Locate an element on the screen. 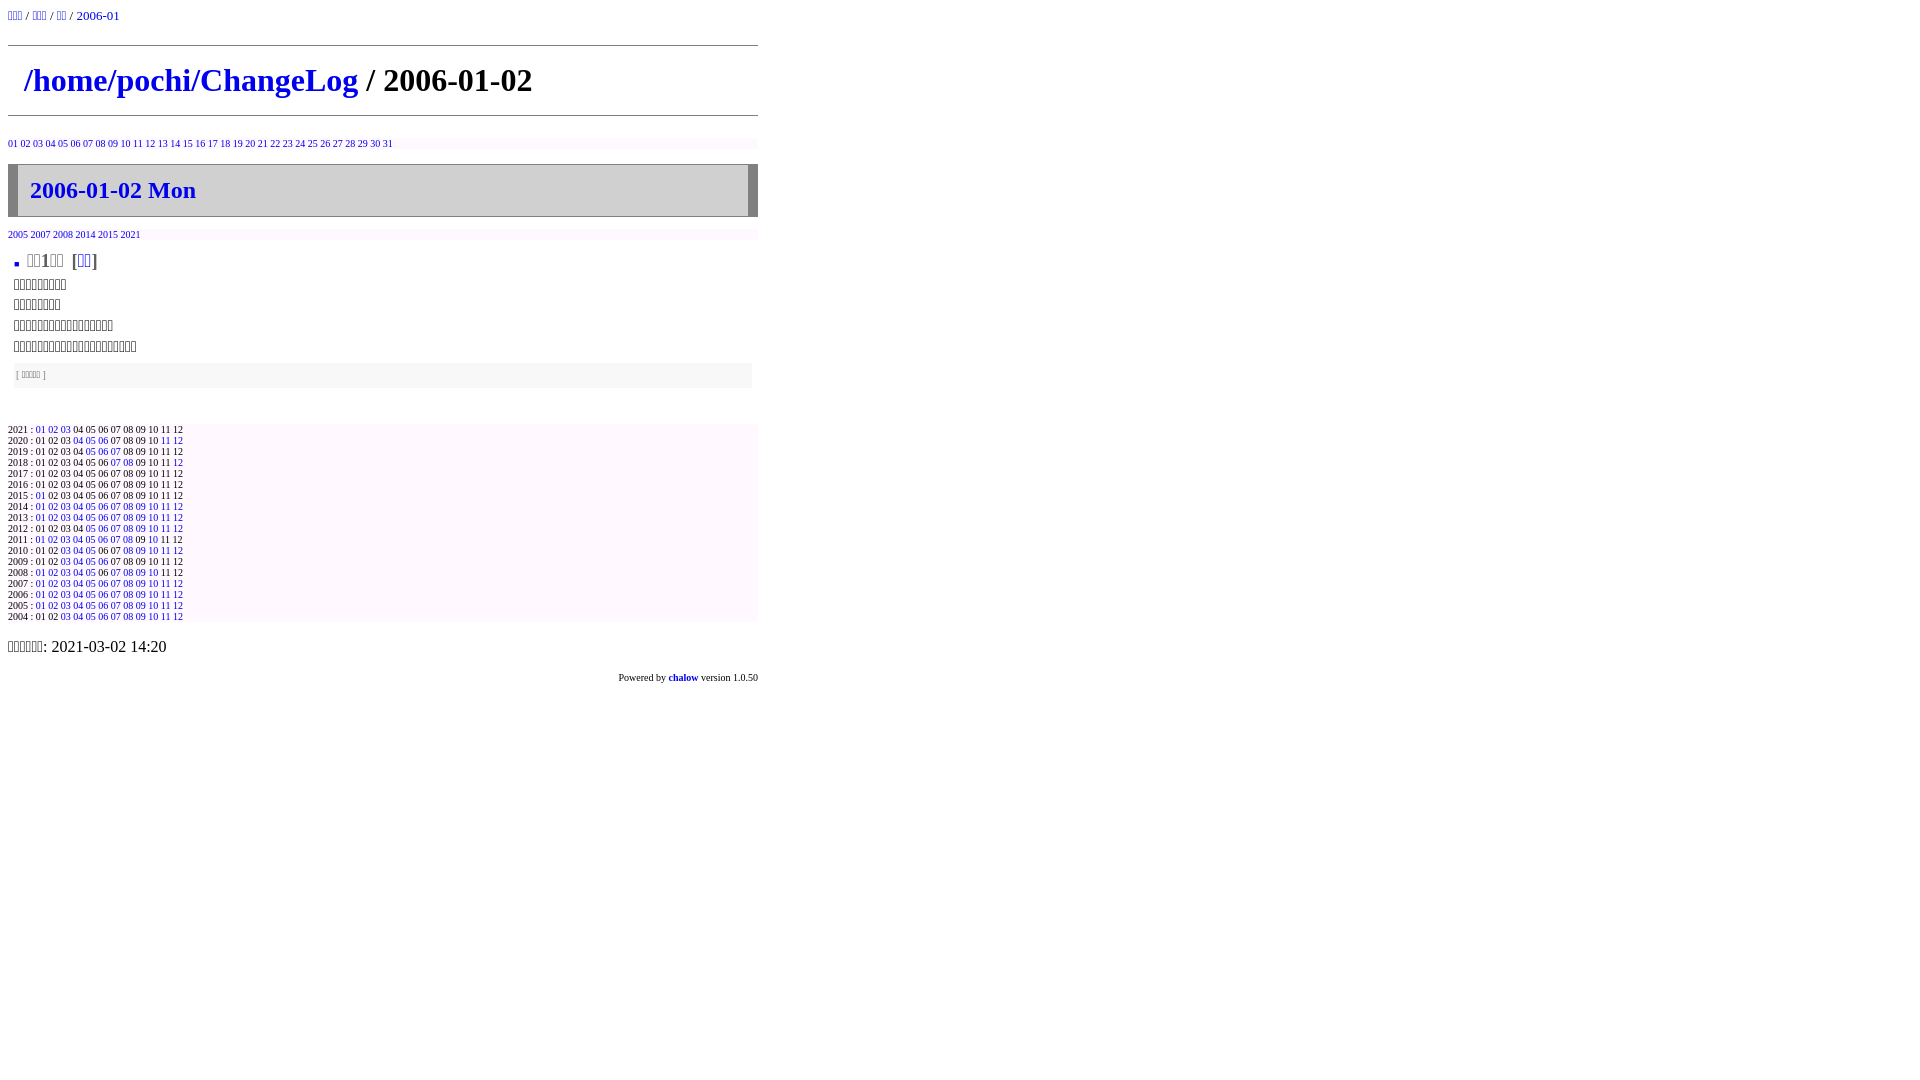  '12' is located at coordinates (172, 462).